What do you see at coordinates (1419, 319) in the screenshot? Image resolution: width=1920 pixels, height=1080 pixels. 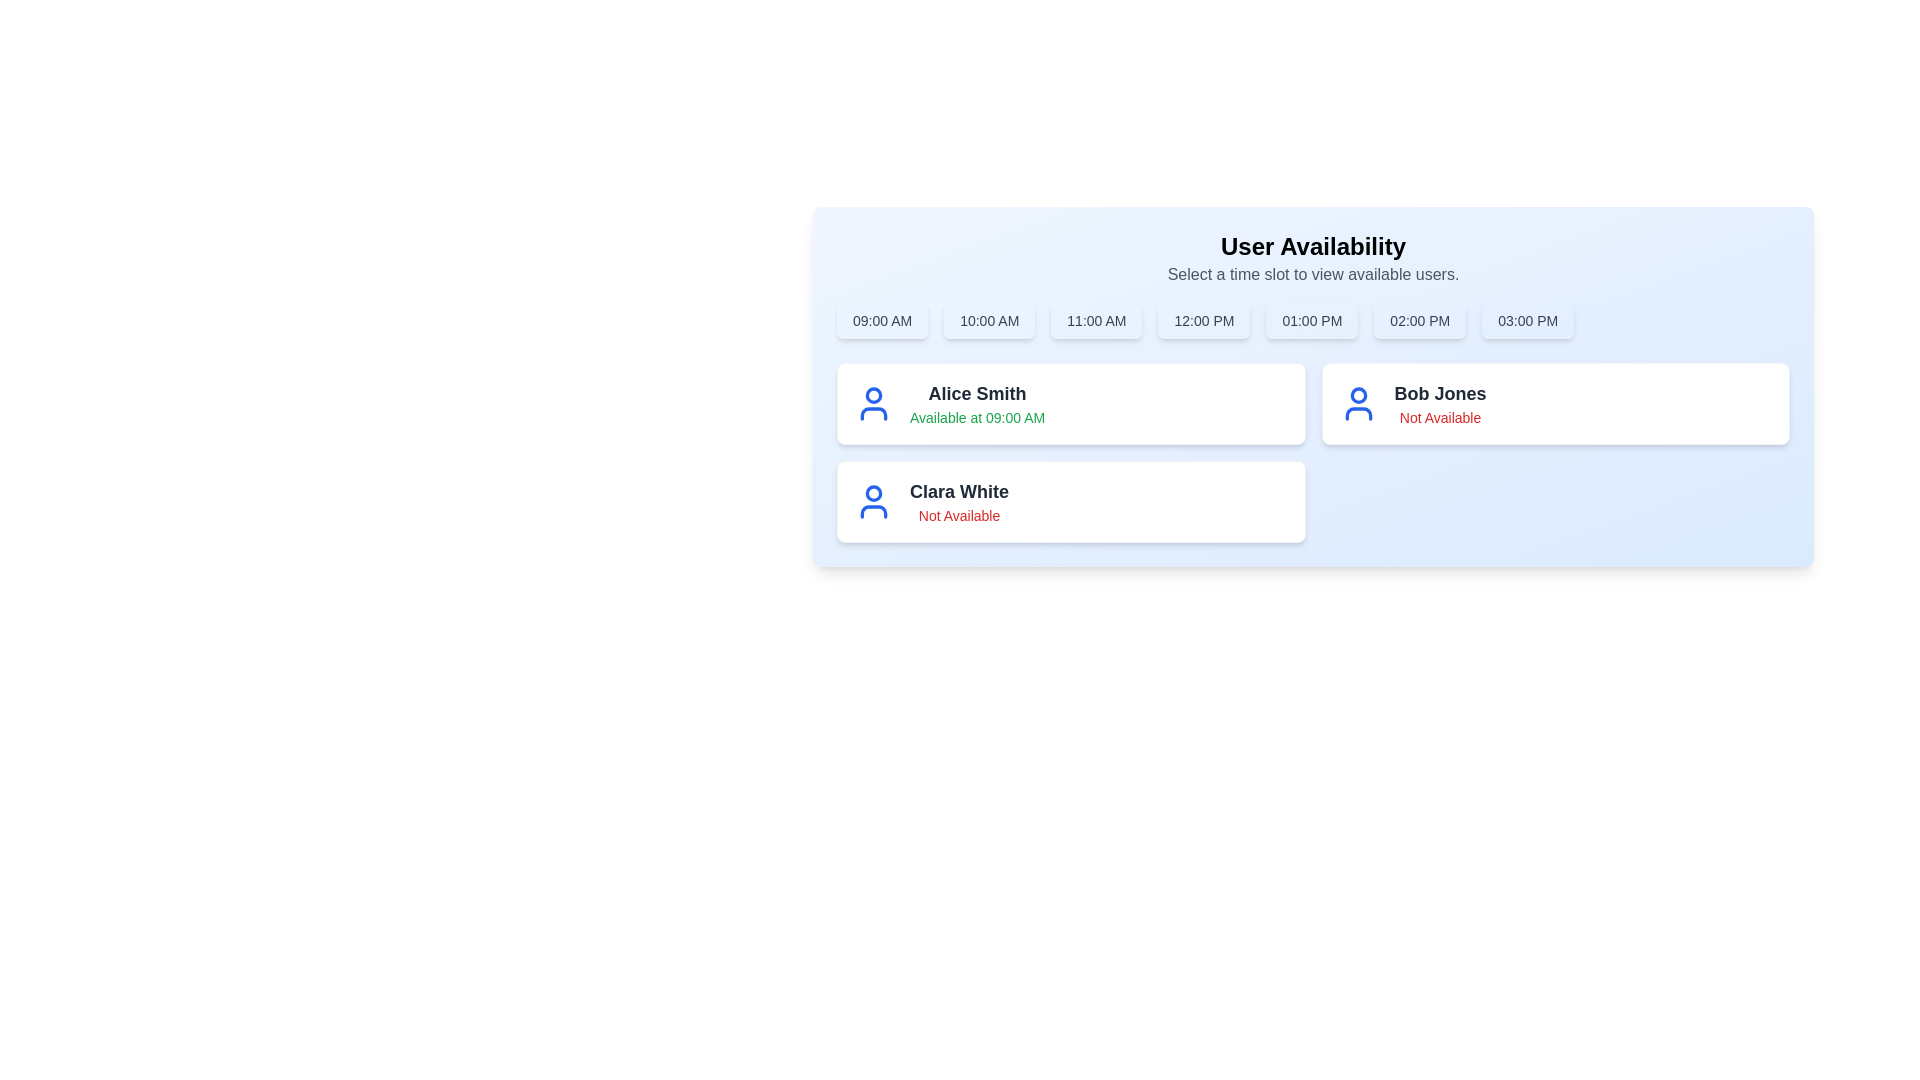 I see `the '02:00 PM' time selection button` at bounding box center [1419, 319].